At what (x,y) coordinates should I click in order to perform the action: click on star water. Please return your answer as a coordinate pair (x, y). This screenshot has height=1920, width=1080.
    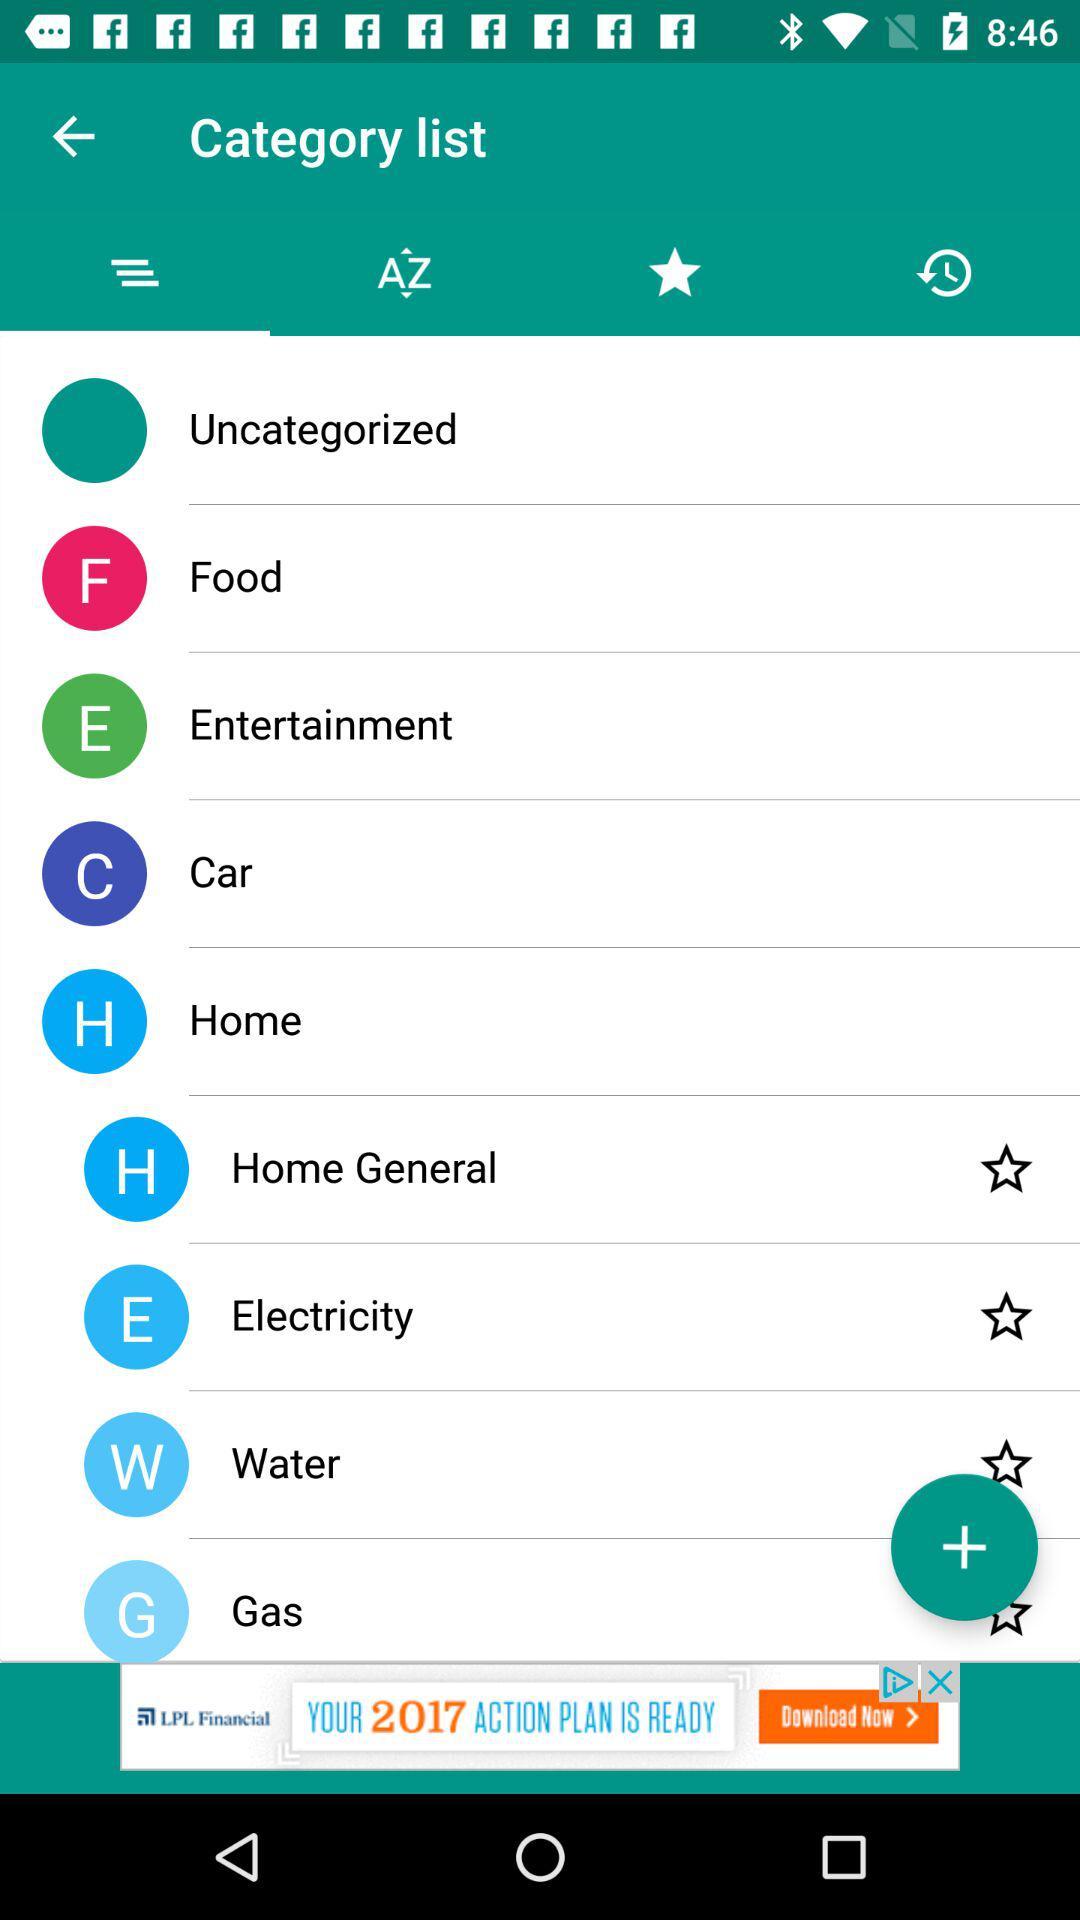
    Looking at the image, I should click on (1006, 1464).